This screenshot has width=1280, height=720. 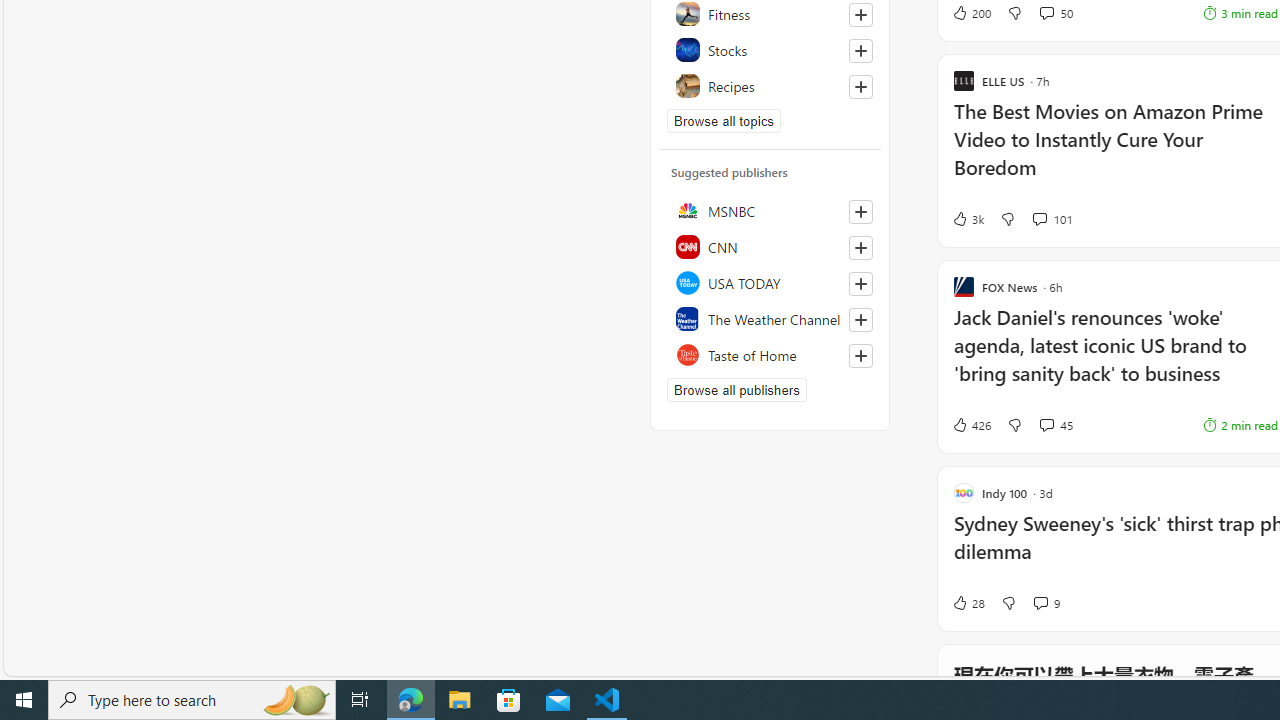 What do you see at coordinates (860, 86) in the screenshot?
I see `'Follow this topic'` at bounding box center [860, 86].